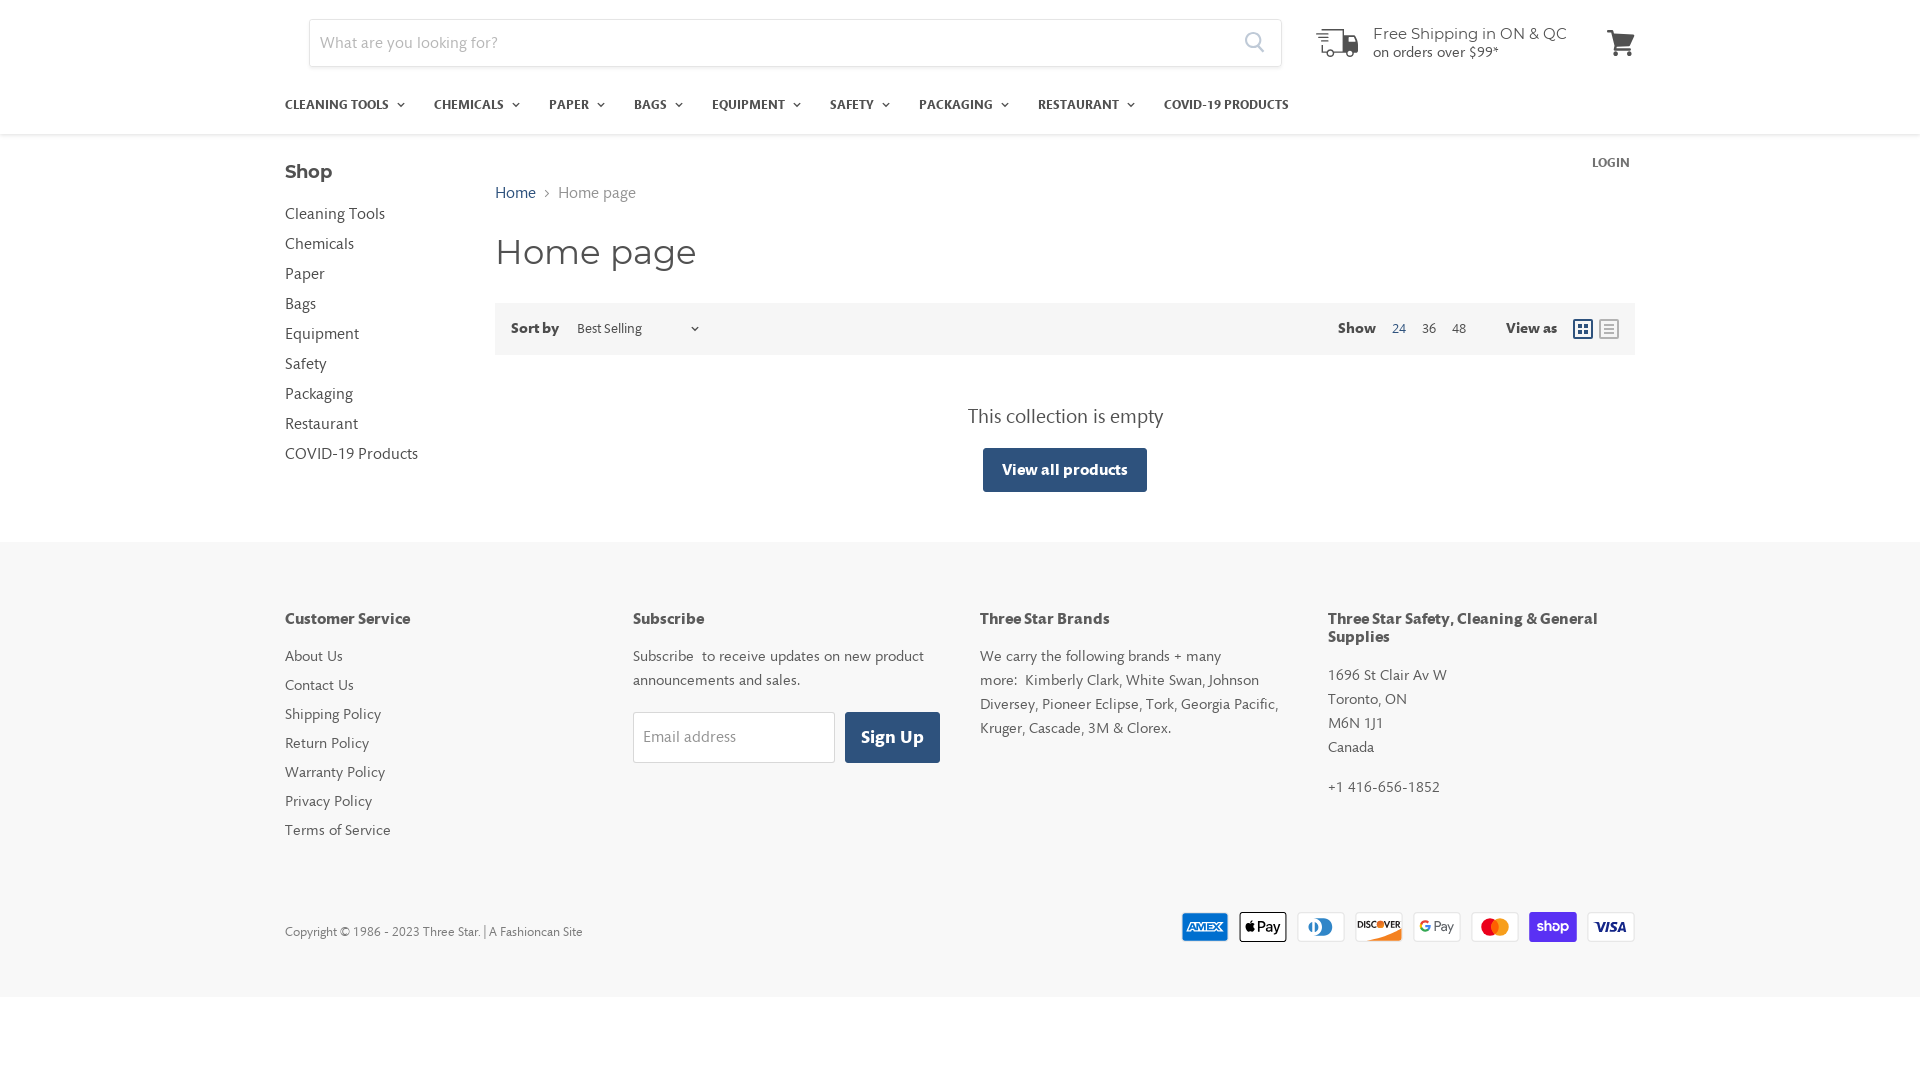 The width and height of the screenshot is (1920, 1080). I want to click on 'Sign Up', so click(844, 737).